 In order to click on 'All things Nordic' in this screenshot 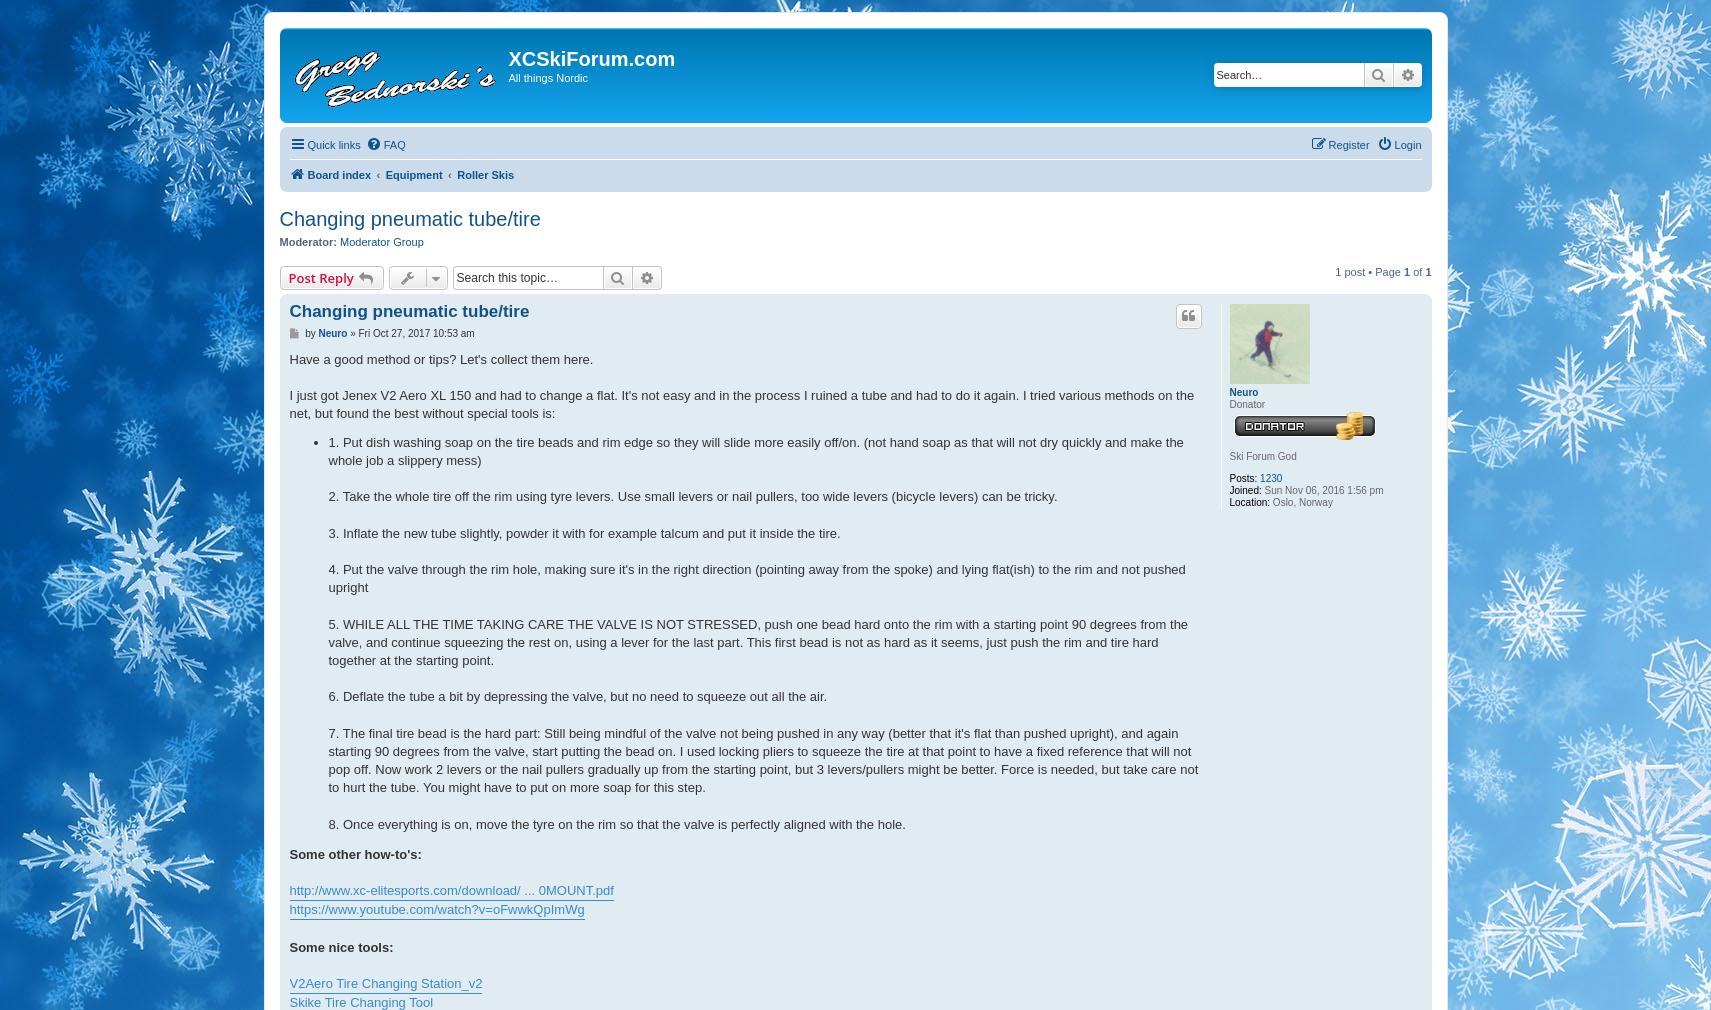, I will do `click(547, 76)`.